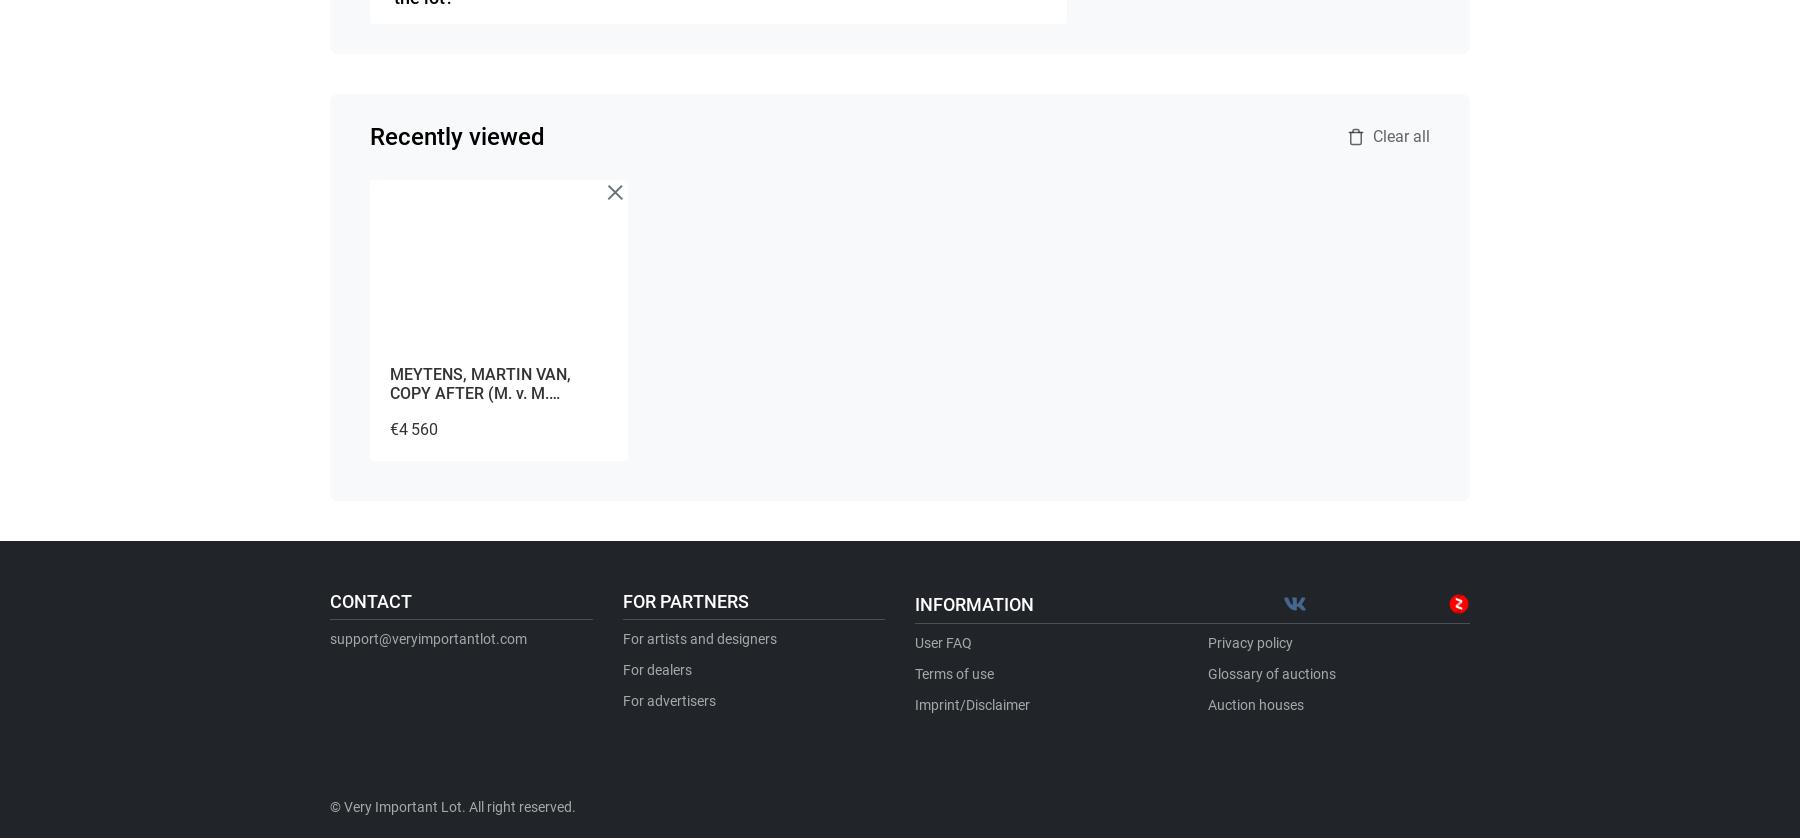  I want to click on 'For advertisers', so click(622, 698).